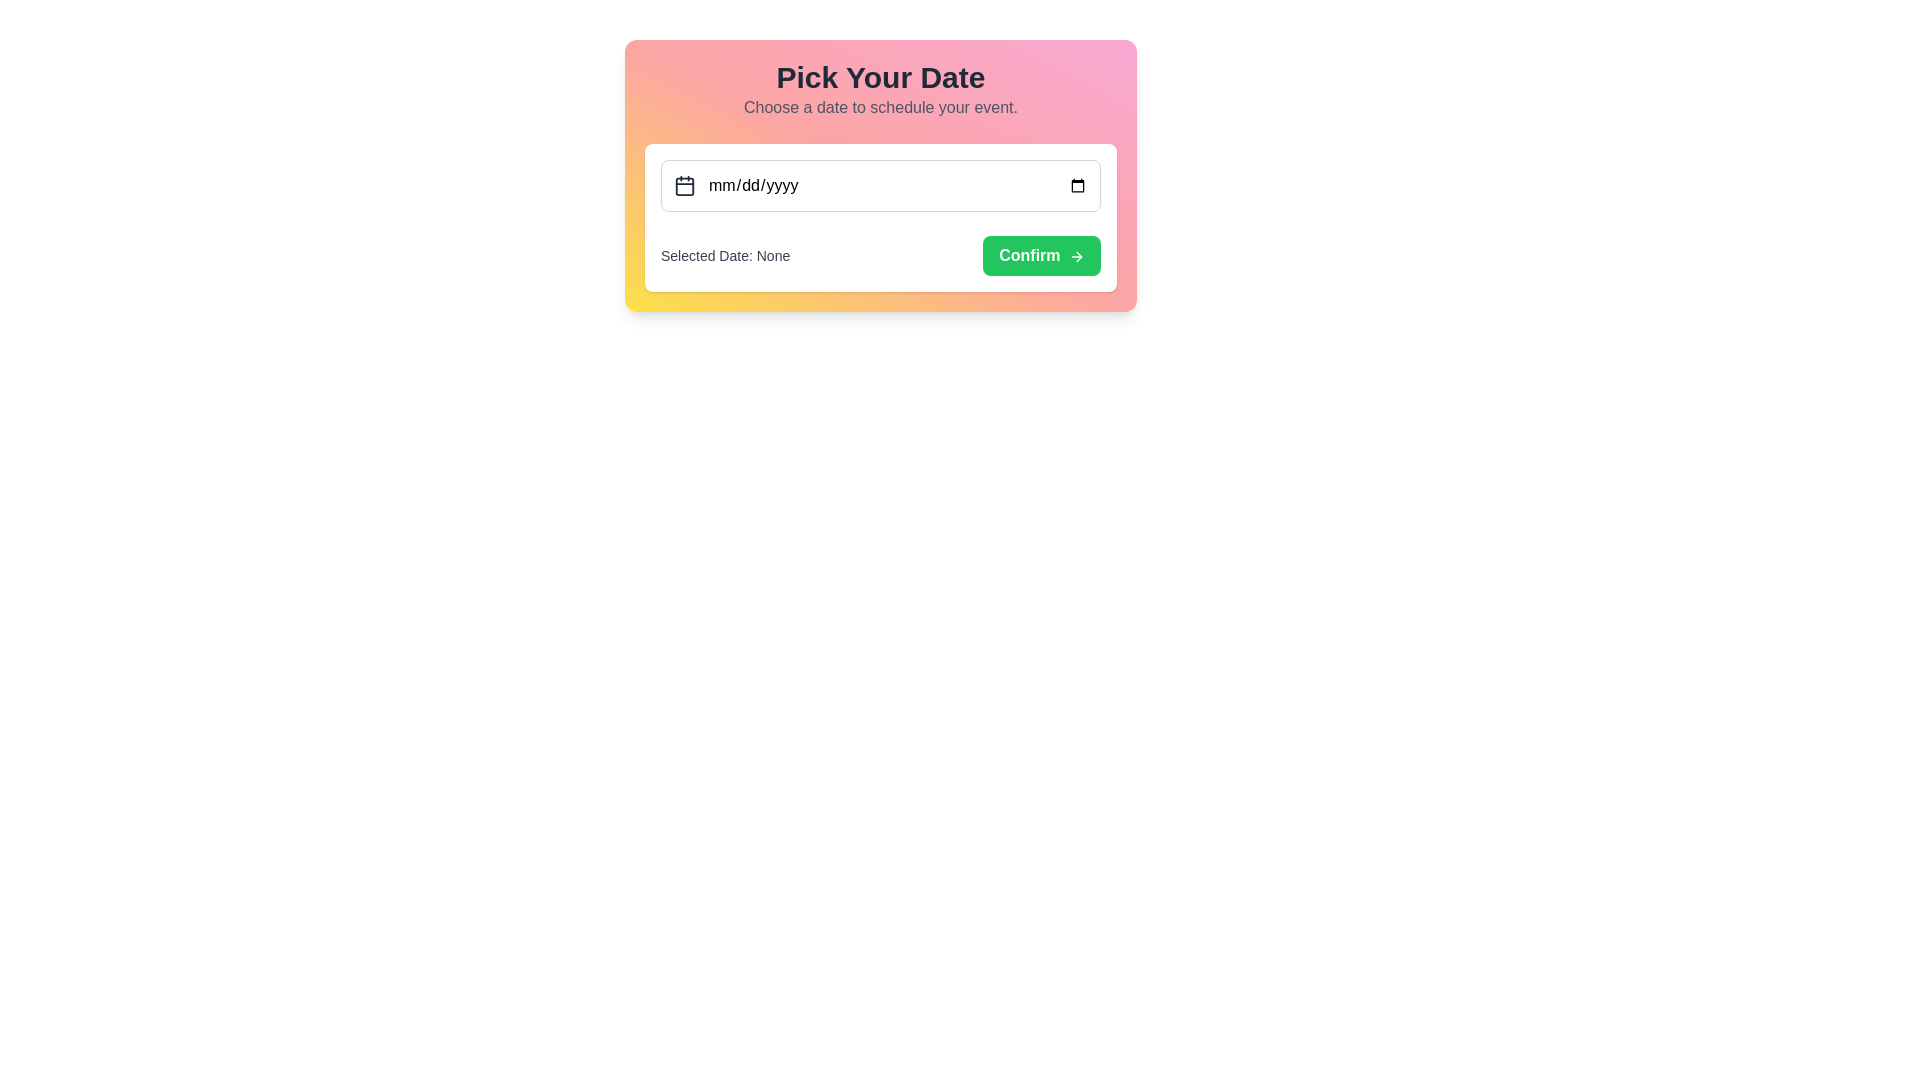 Image resolution: width=1920 pixels, height=1080 pixels. I want to click on the right arrow graphic on the 'Confirm' button, which serves as a visual cue for forward action or confirmation, so click(1078, 255).